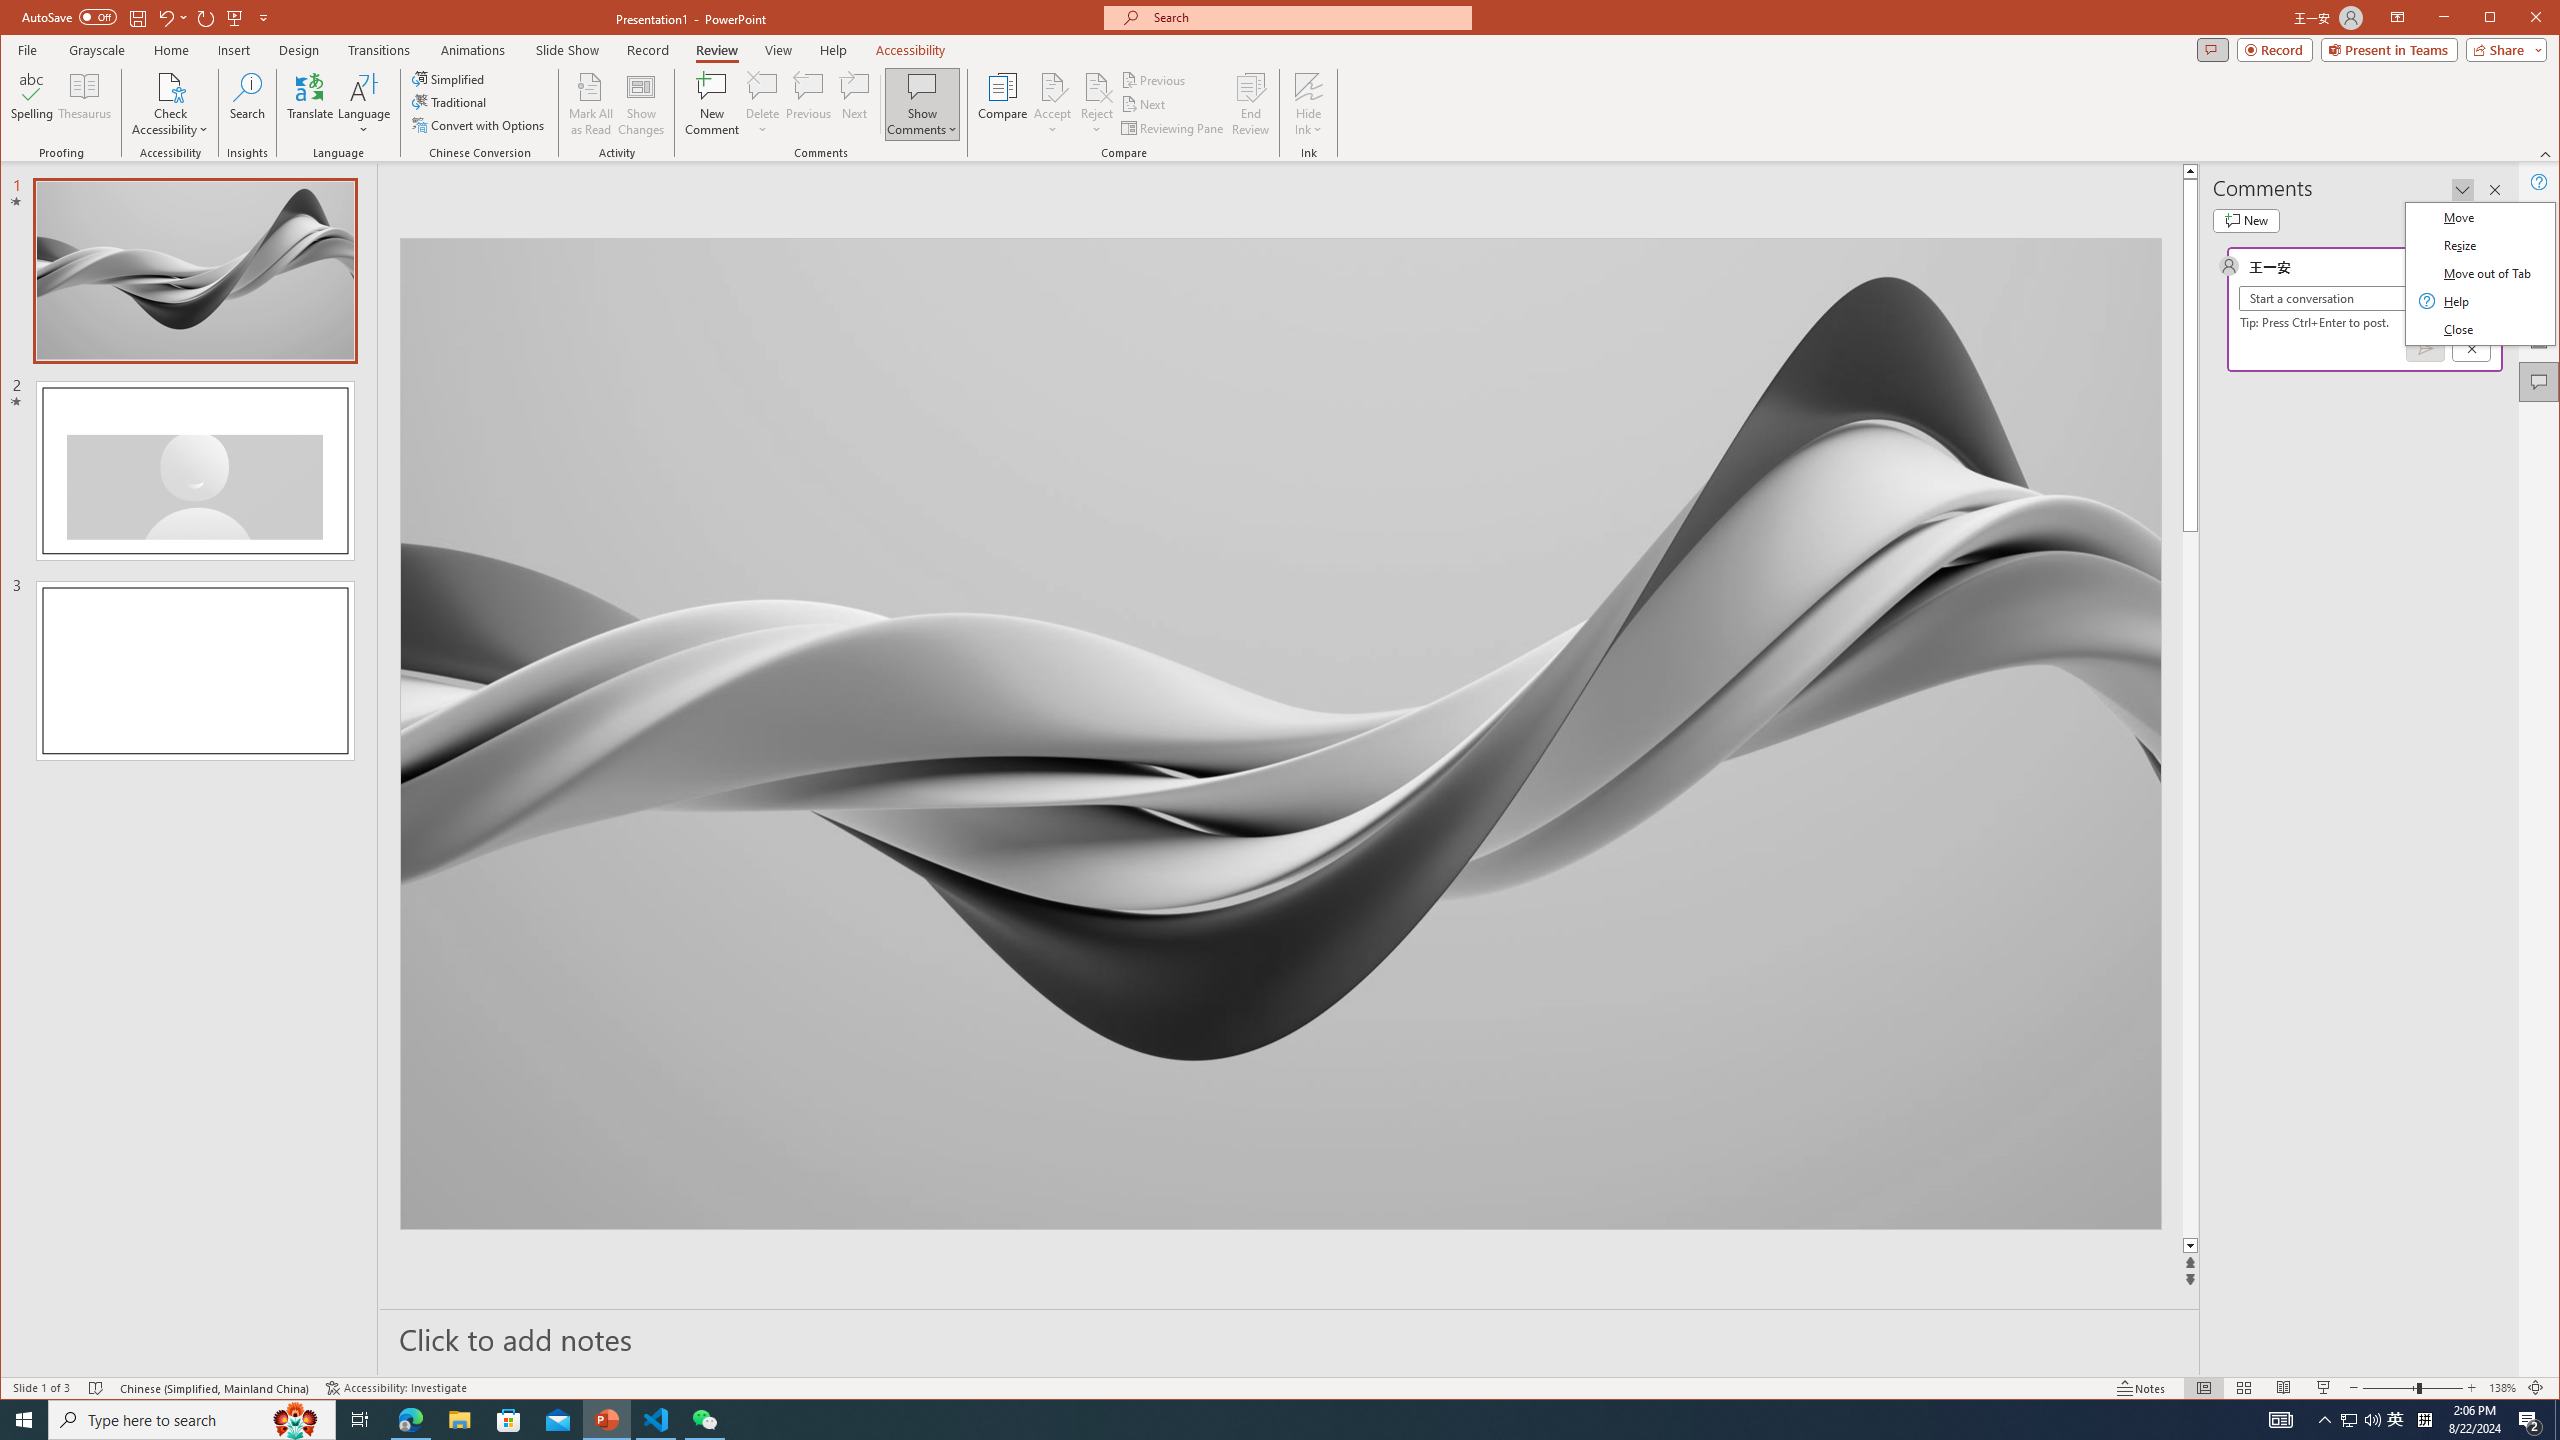 The image size is (2560, 1440). What do you see at coordinates (2242, 1387) in the screenshot?
I see `'Slide Sorter'` at bounding box center [2242, 1387].